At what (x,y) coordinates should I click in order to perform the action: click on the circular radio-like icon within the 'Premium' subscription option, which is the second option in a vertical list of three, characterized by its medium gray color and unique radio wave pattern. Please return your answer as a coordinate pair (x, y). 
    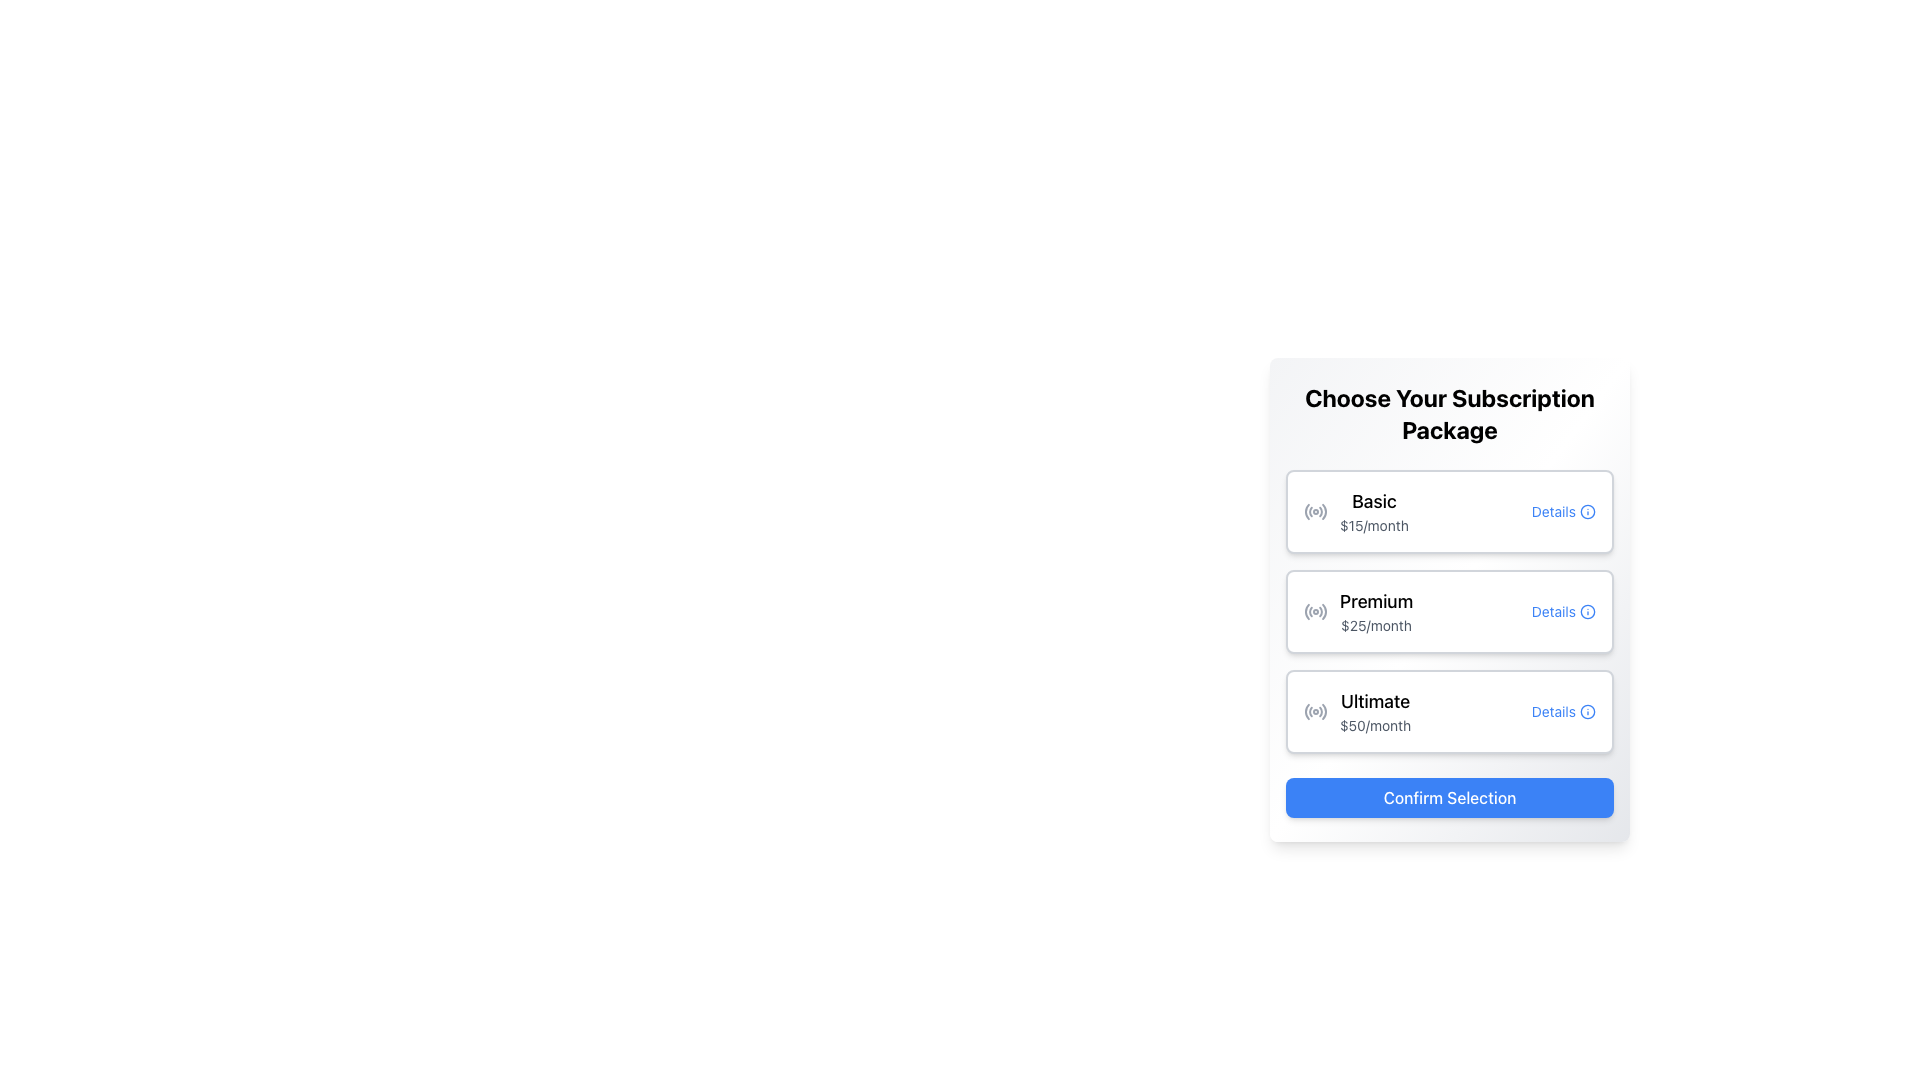
    Looking at the image, I should click on (1315, 611).